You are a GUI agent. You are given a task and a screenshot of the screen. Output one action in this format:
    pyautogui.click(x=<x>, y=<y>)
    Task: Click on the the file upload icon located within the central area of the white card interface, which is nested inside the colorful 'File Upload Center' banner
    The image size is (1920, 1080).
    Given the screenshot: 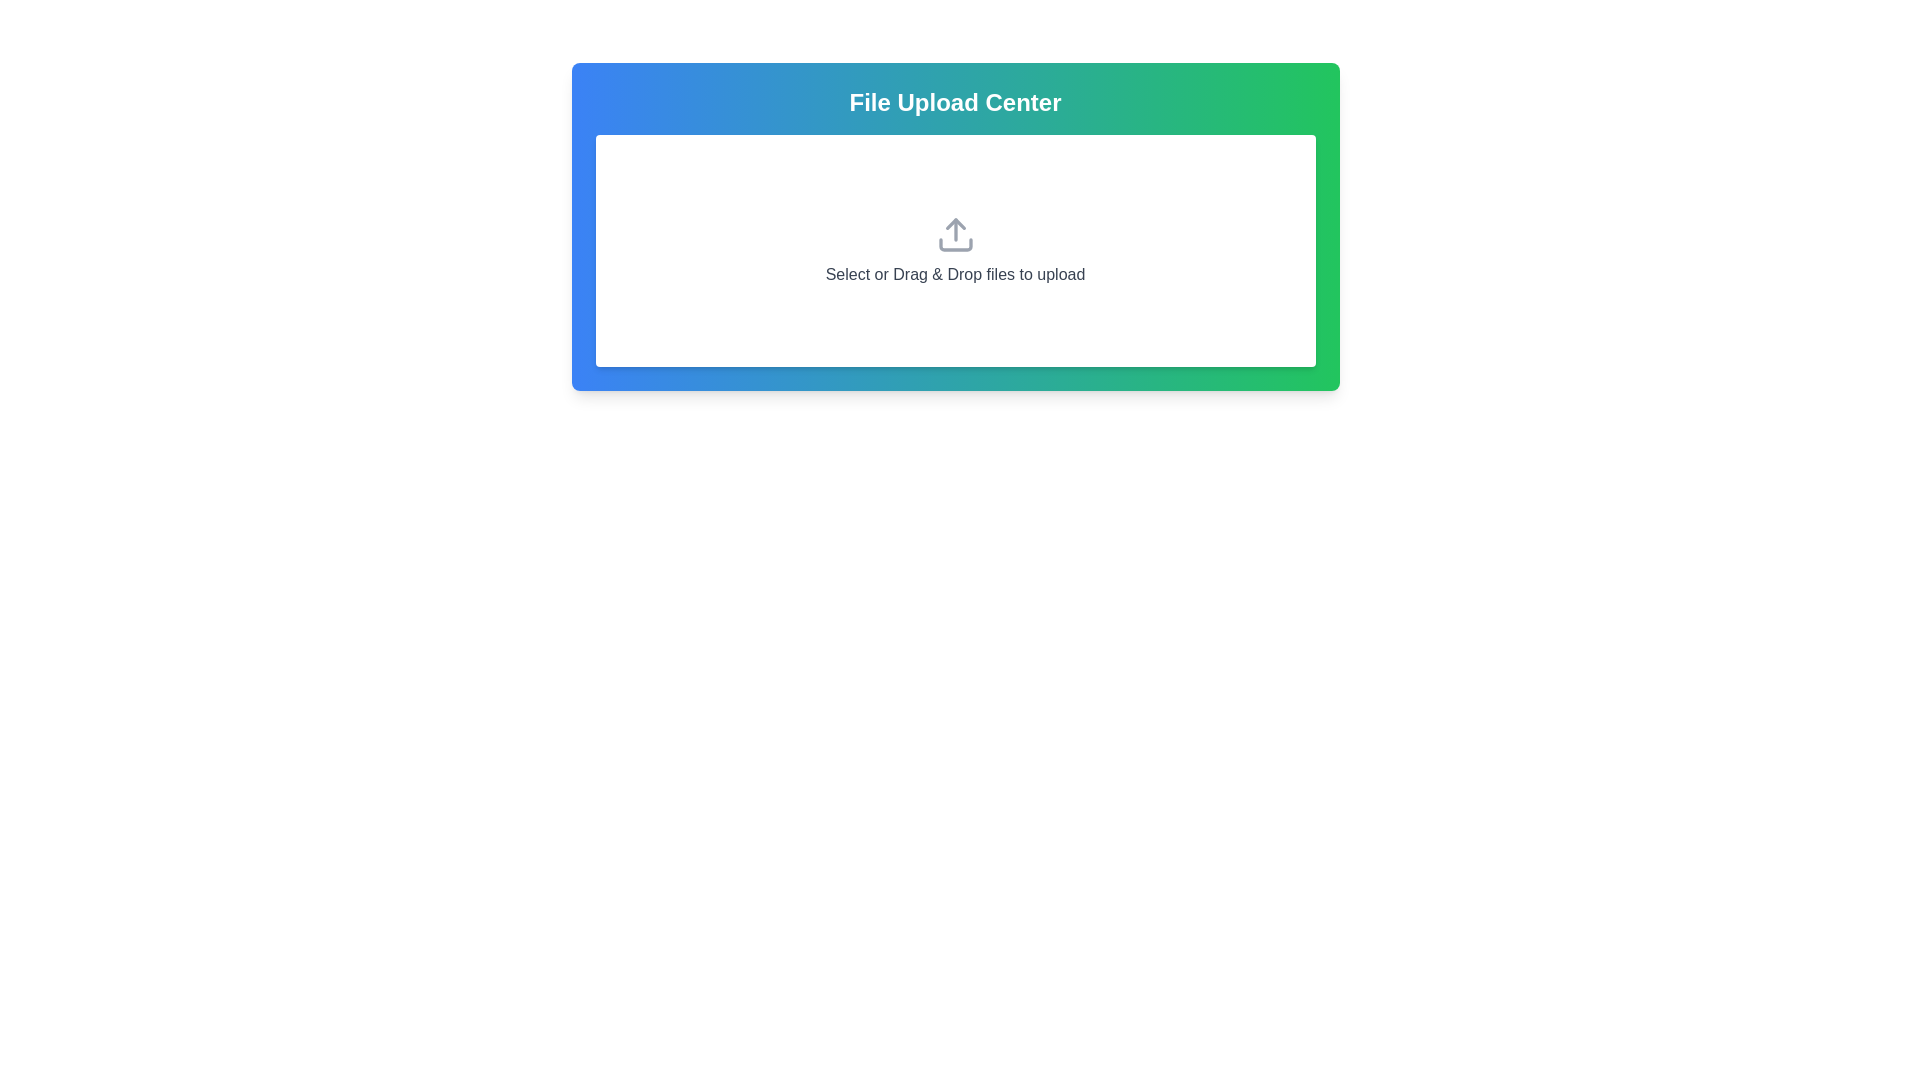 What is the action you would take?
    pyautogui.click(x=954, y=234)
    